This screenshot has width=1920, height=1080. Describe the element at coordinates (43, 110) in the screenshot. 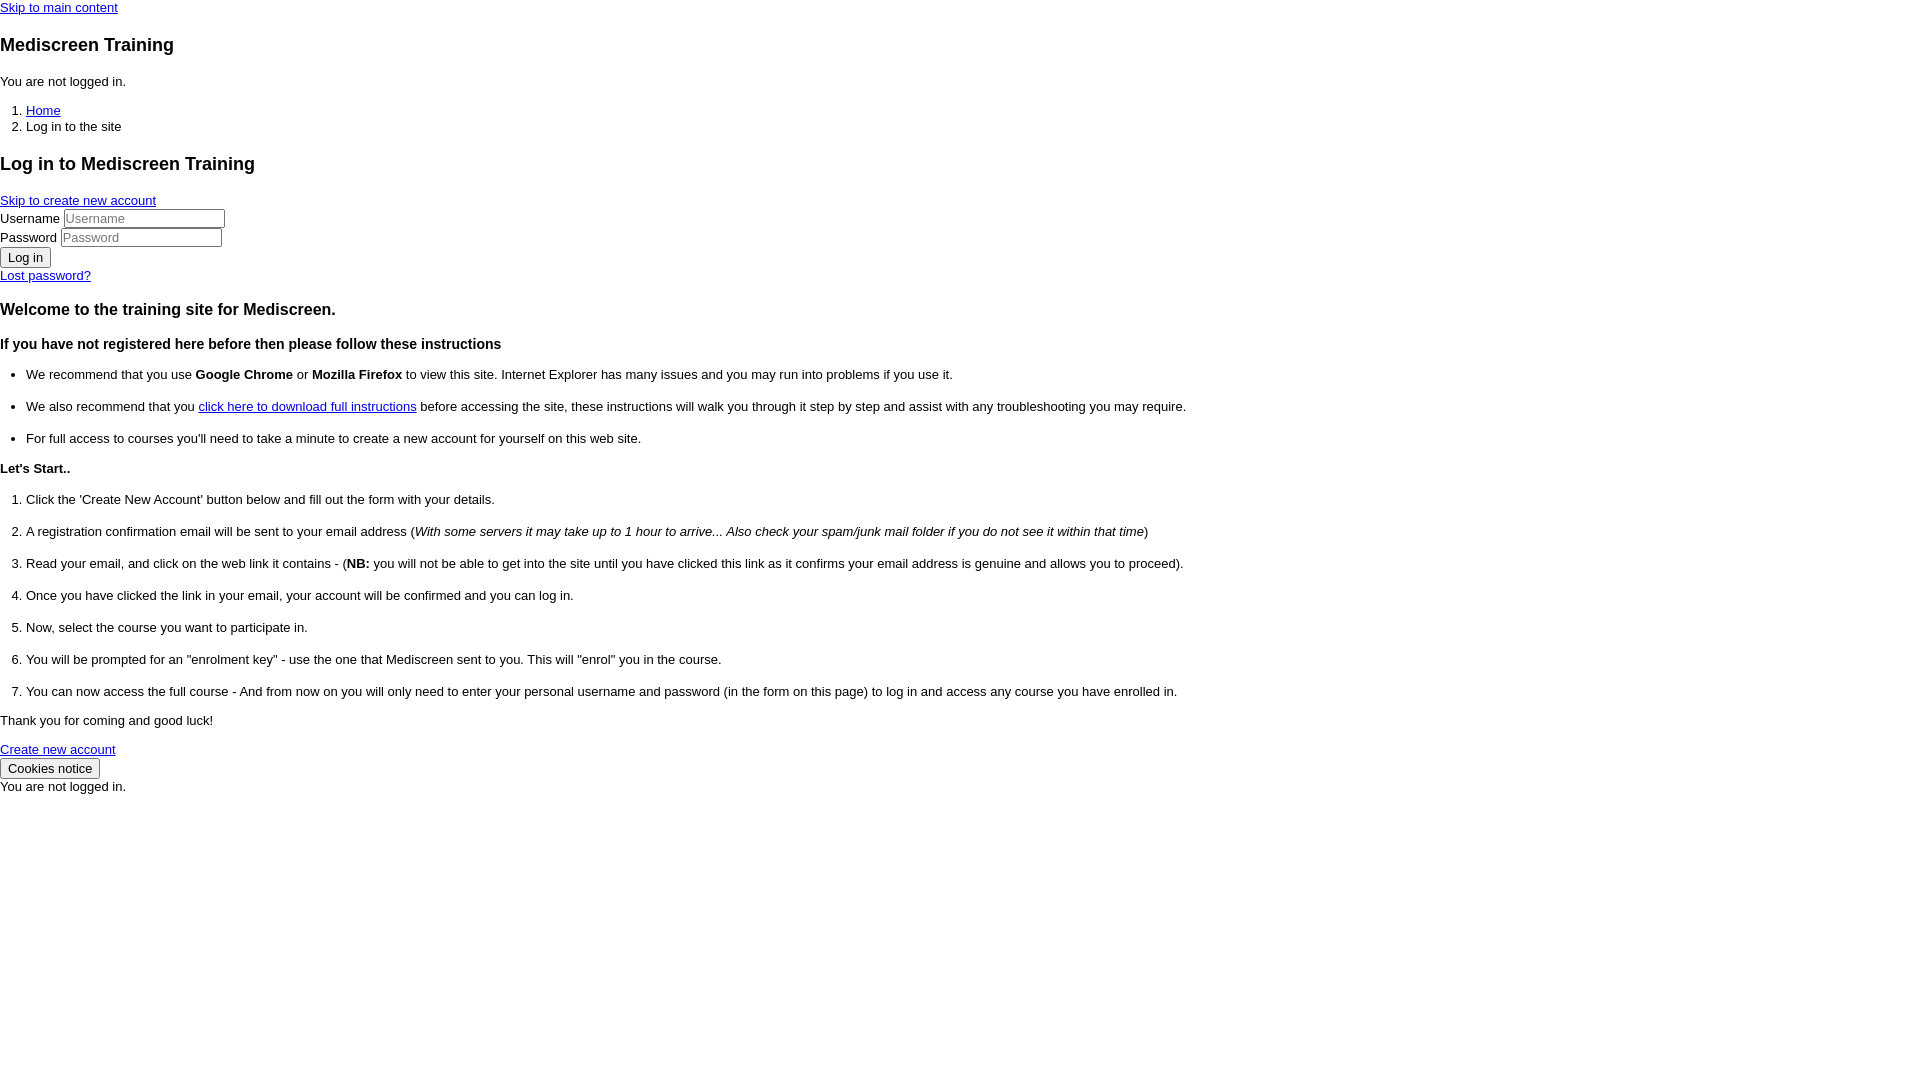

I see `'Home'` at that location.